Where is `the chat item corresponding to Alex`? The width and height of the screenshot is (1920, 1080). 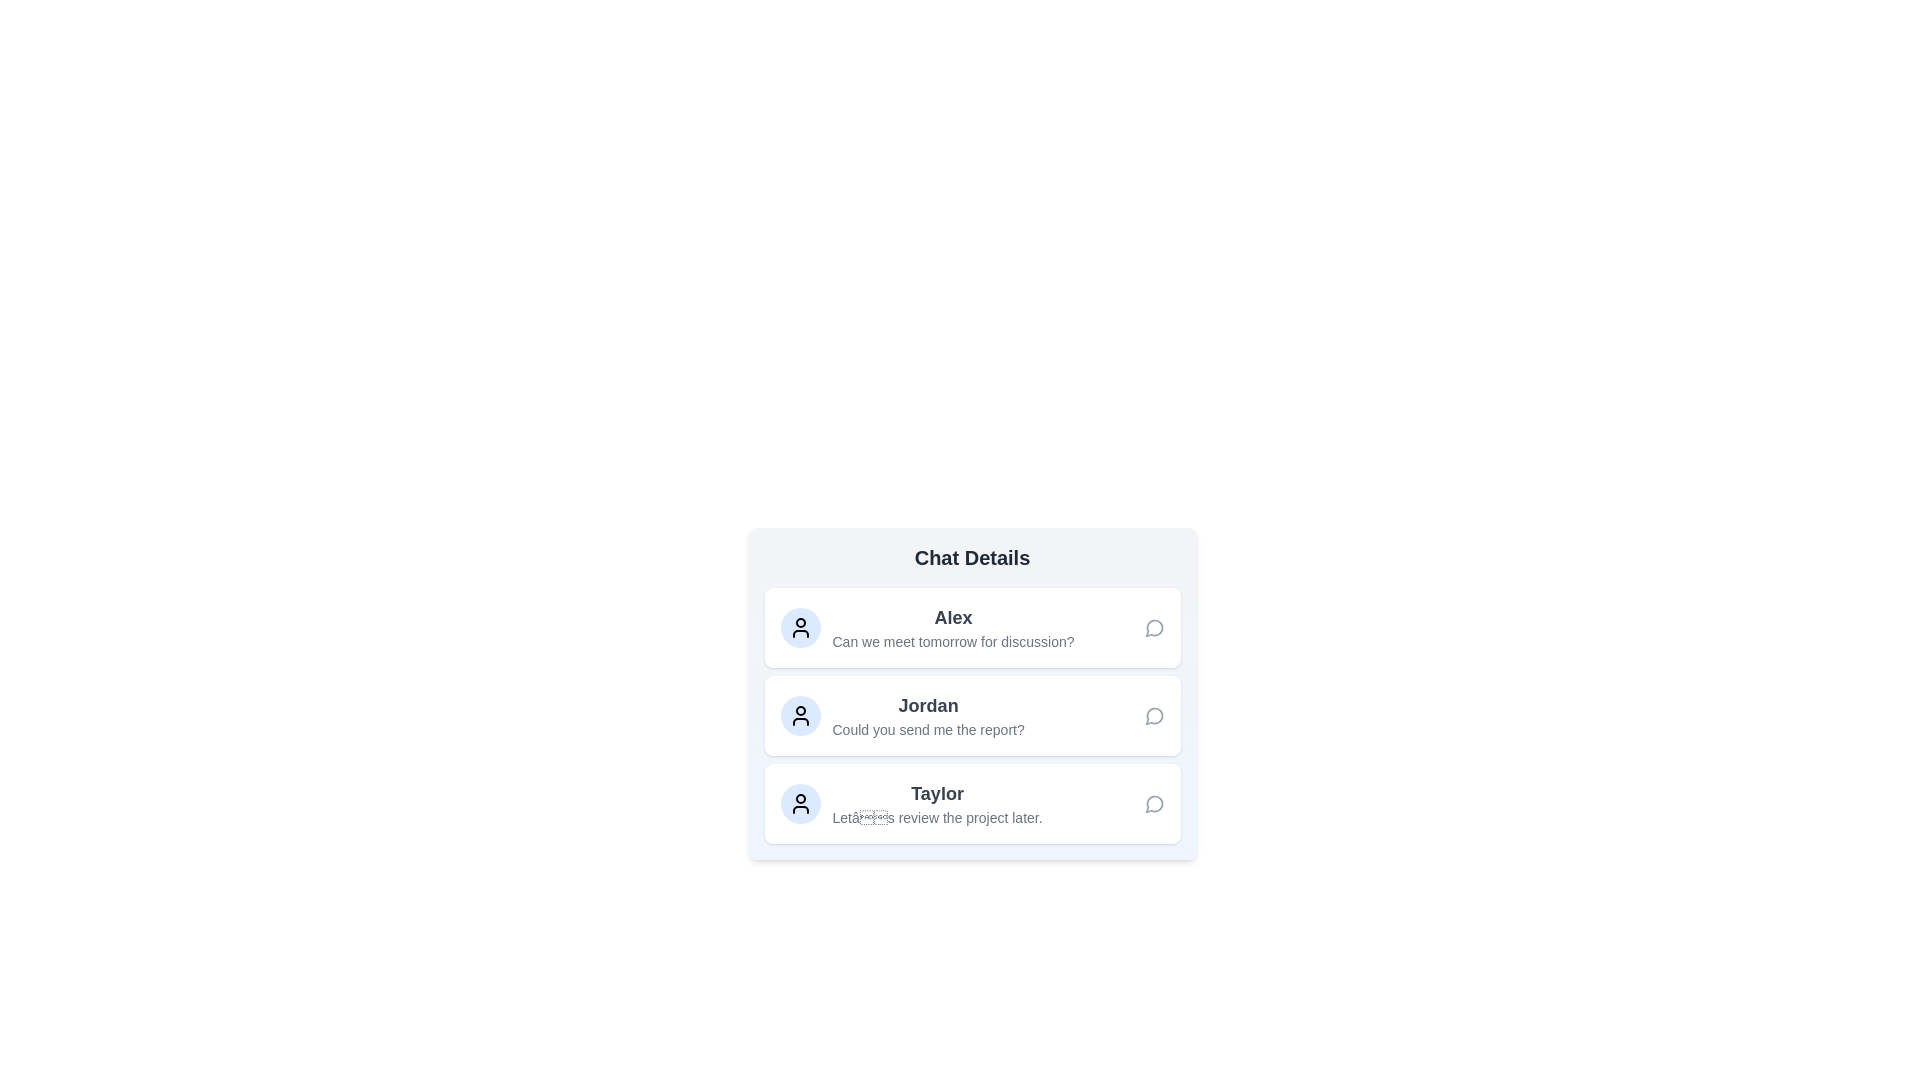
the chat item corresponding to Alex is located at coordinates (972, 627).